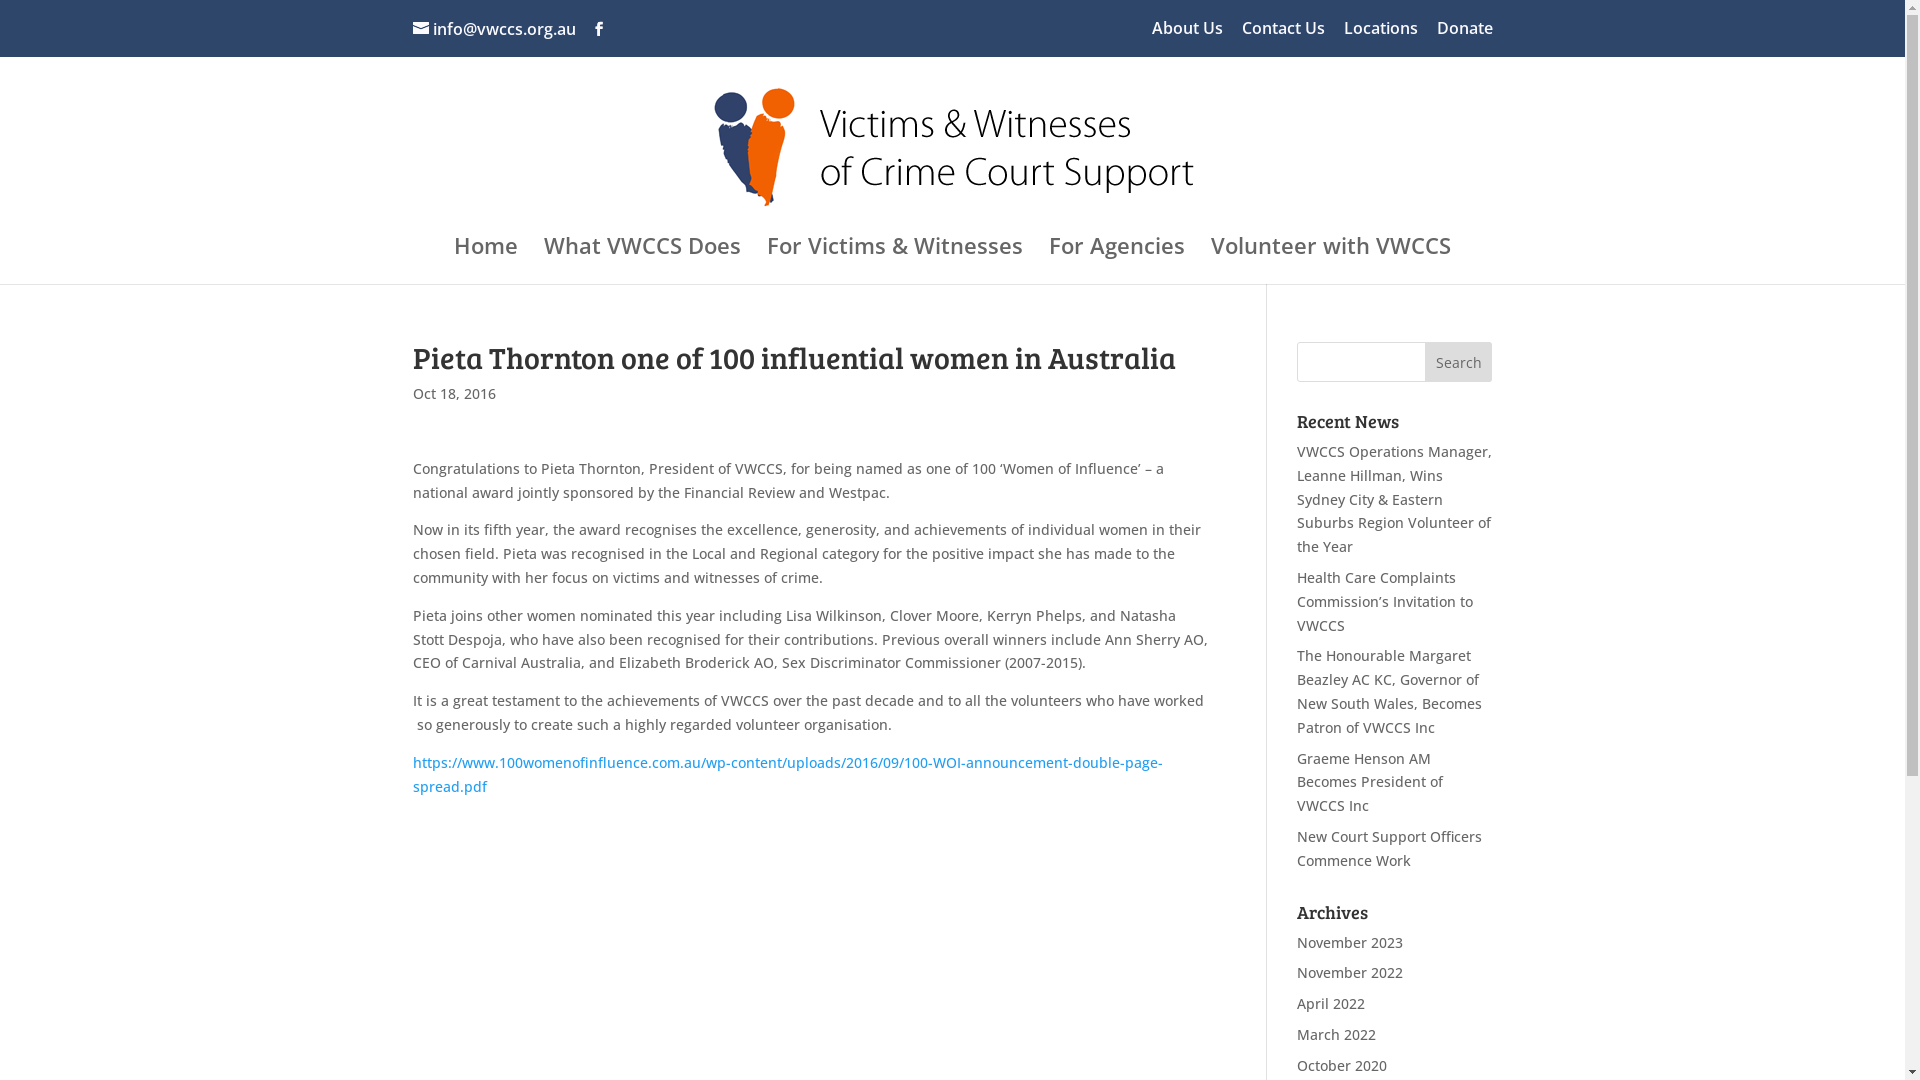 This screenshot has height=1080, width=1920. Describe the element at coordinates (493, 29) in the screenshot. I see `'info@vwccs.org.au'` at that location.